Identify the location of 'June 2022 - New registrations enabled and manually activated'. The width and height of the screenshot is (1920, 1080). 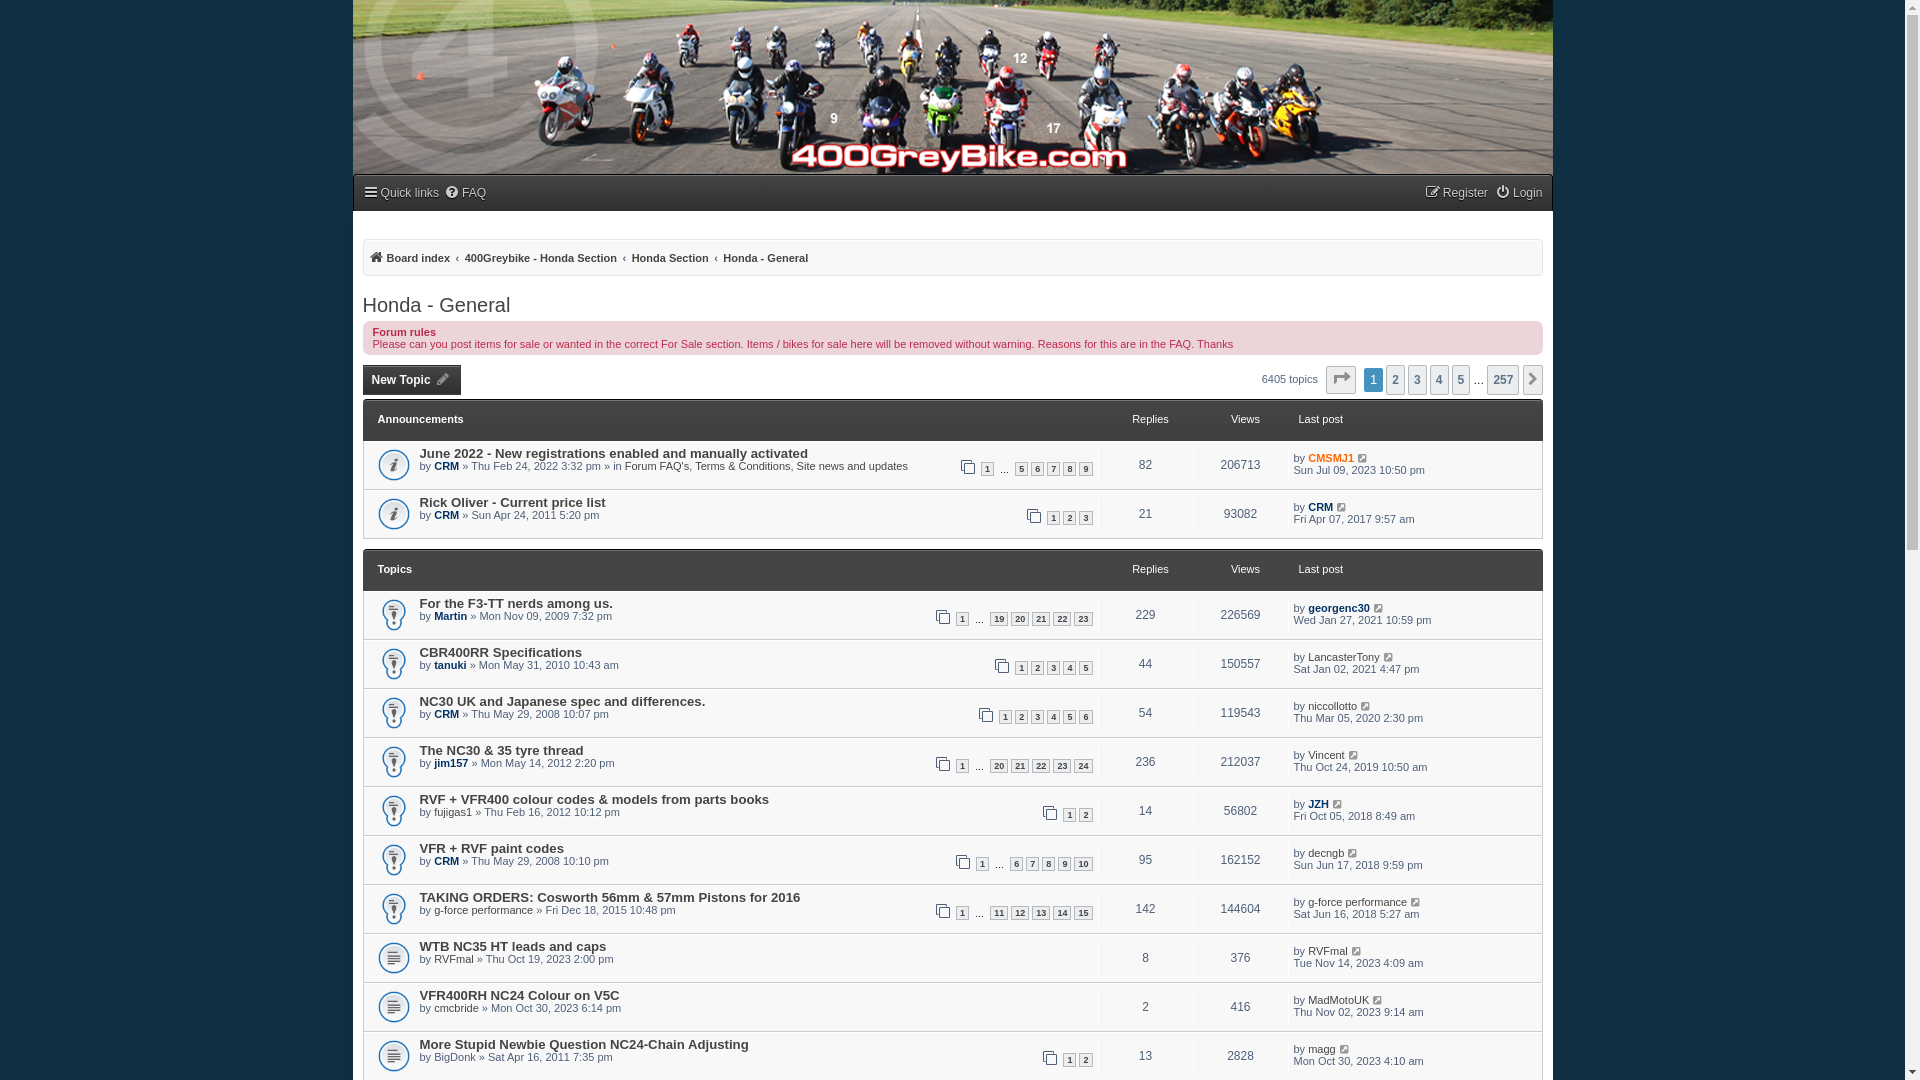
(613, 453).